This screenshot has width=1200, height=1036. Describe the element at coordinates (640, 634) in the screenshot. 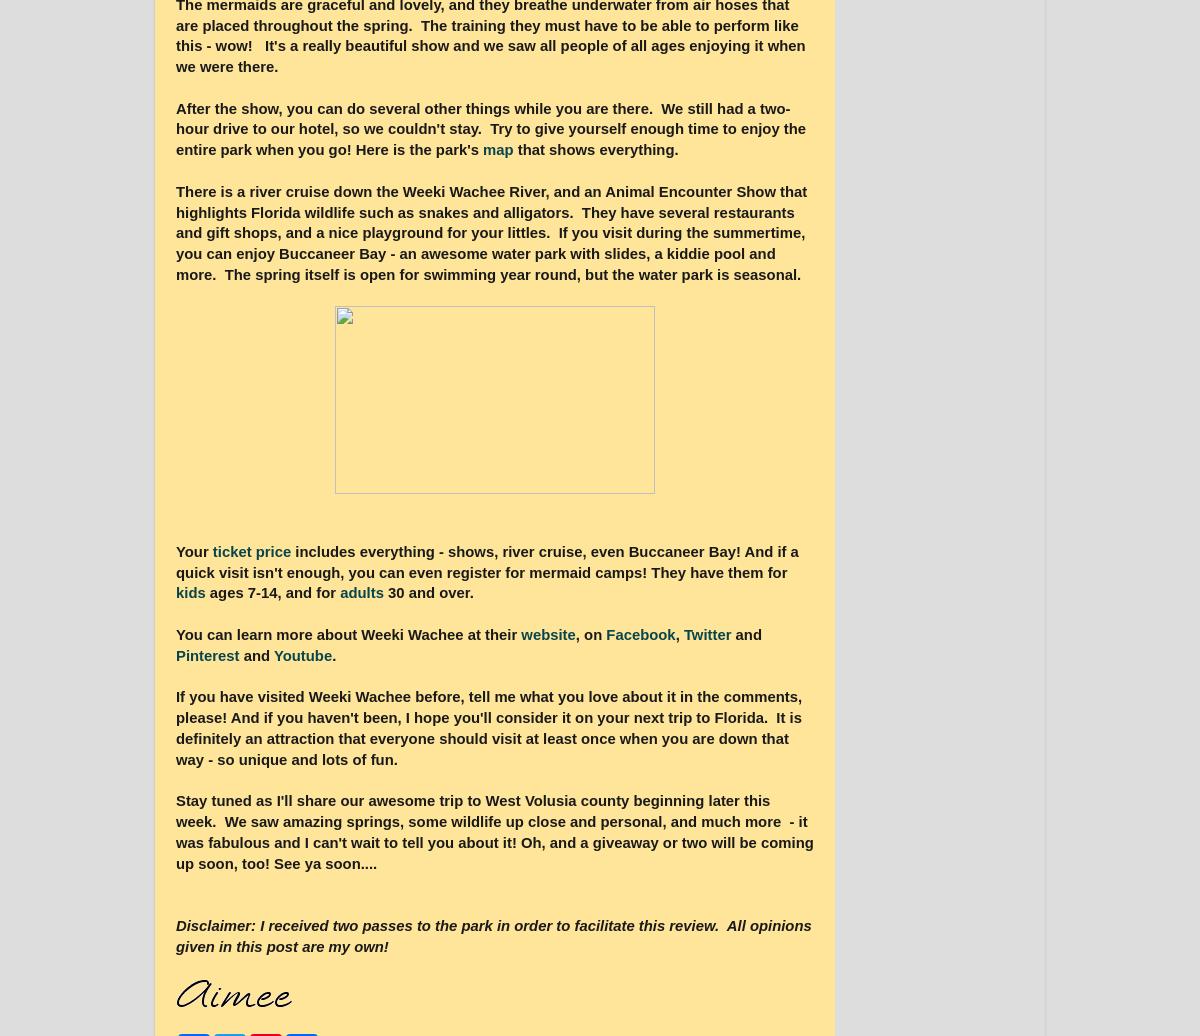

I see `'Facebook'` at that location.